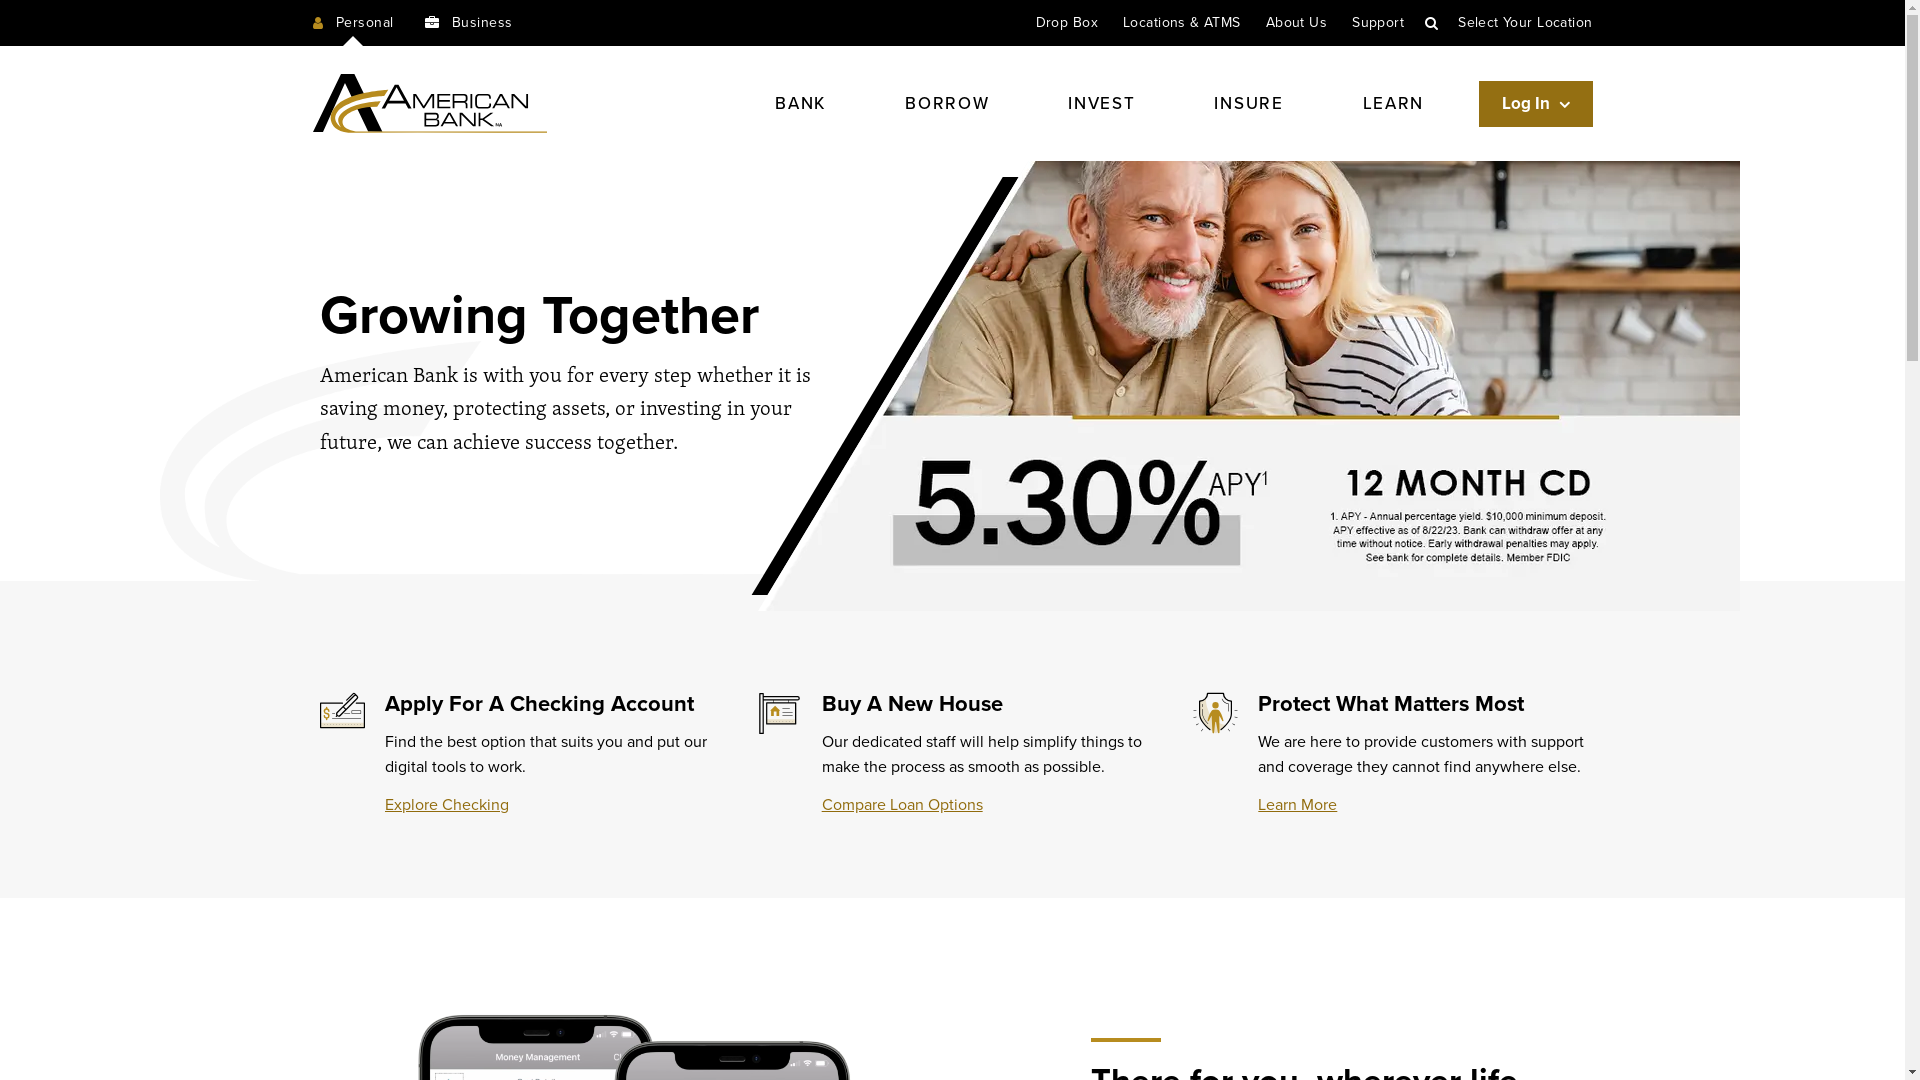 The image size is (1920, 1080). Describe the element at coordinates (1535, 104) in the screenshot. I see `'Log In'` at that location.